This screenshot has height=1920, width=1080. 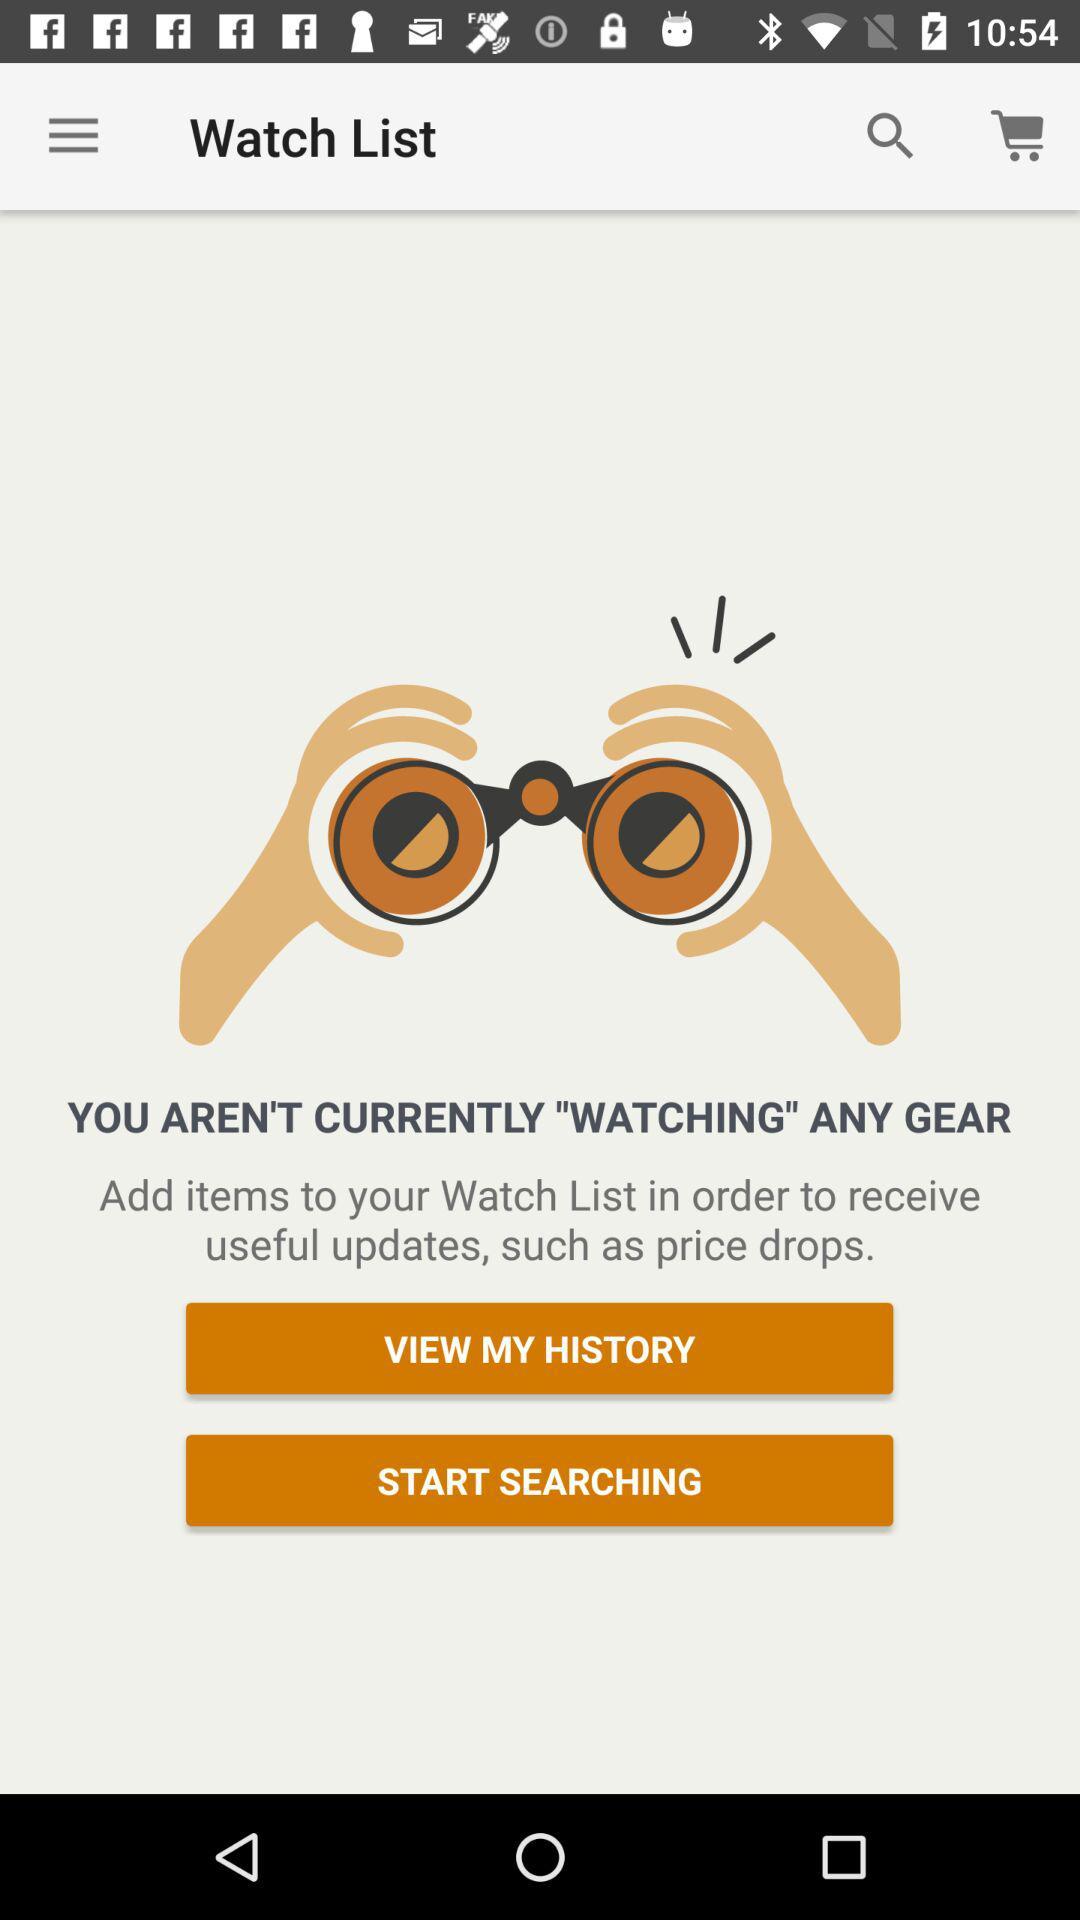 What do you see at coordinates (72, 135) in the screenshot?
I see `icon to the left of watch list` at bounding box center [72, 135].